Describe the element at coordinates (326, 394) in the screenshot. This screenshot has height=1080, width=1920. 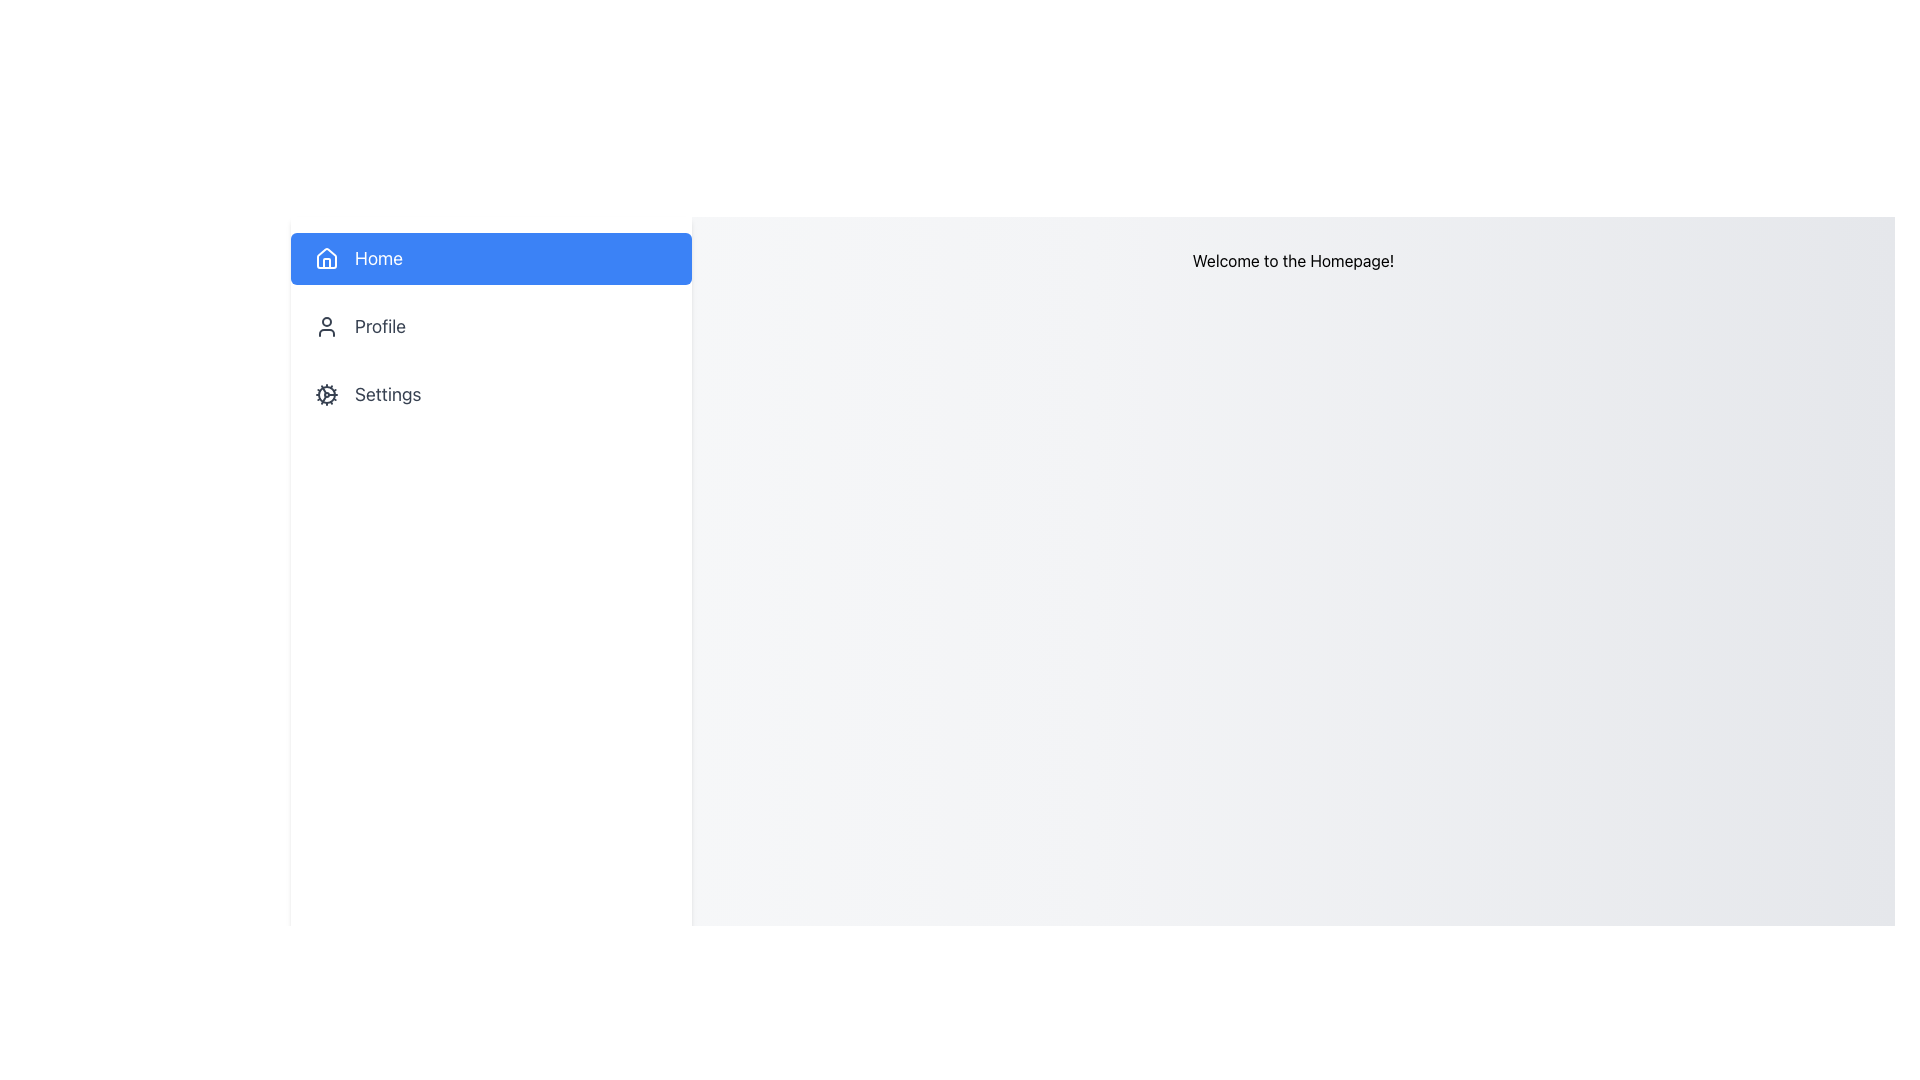
I see `the circular decorative element outlined in red within the 'Settings' icon in the vertical navigation bar` at that location.